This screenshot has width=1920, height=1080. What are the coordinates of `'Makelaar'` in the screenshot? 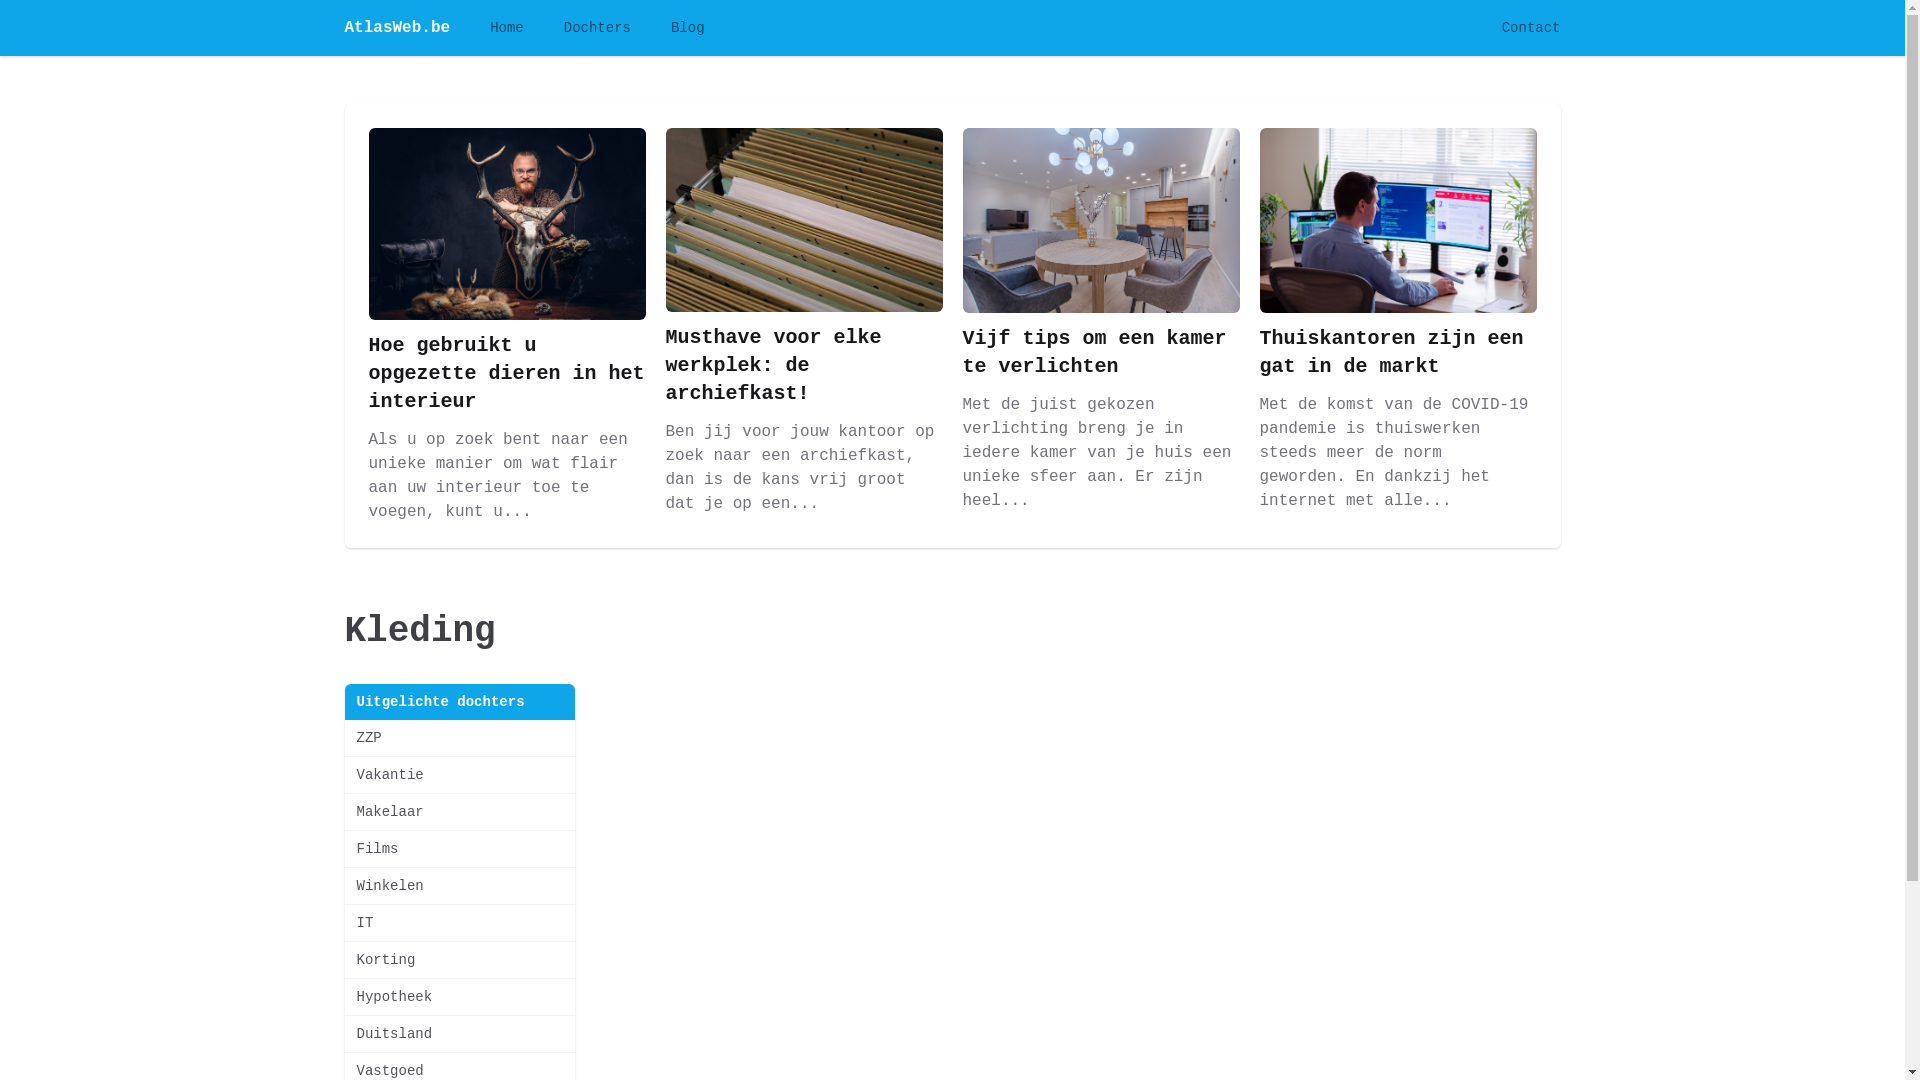 It's located at (458, 812).